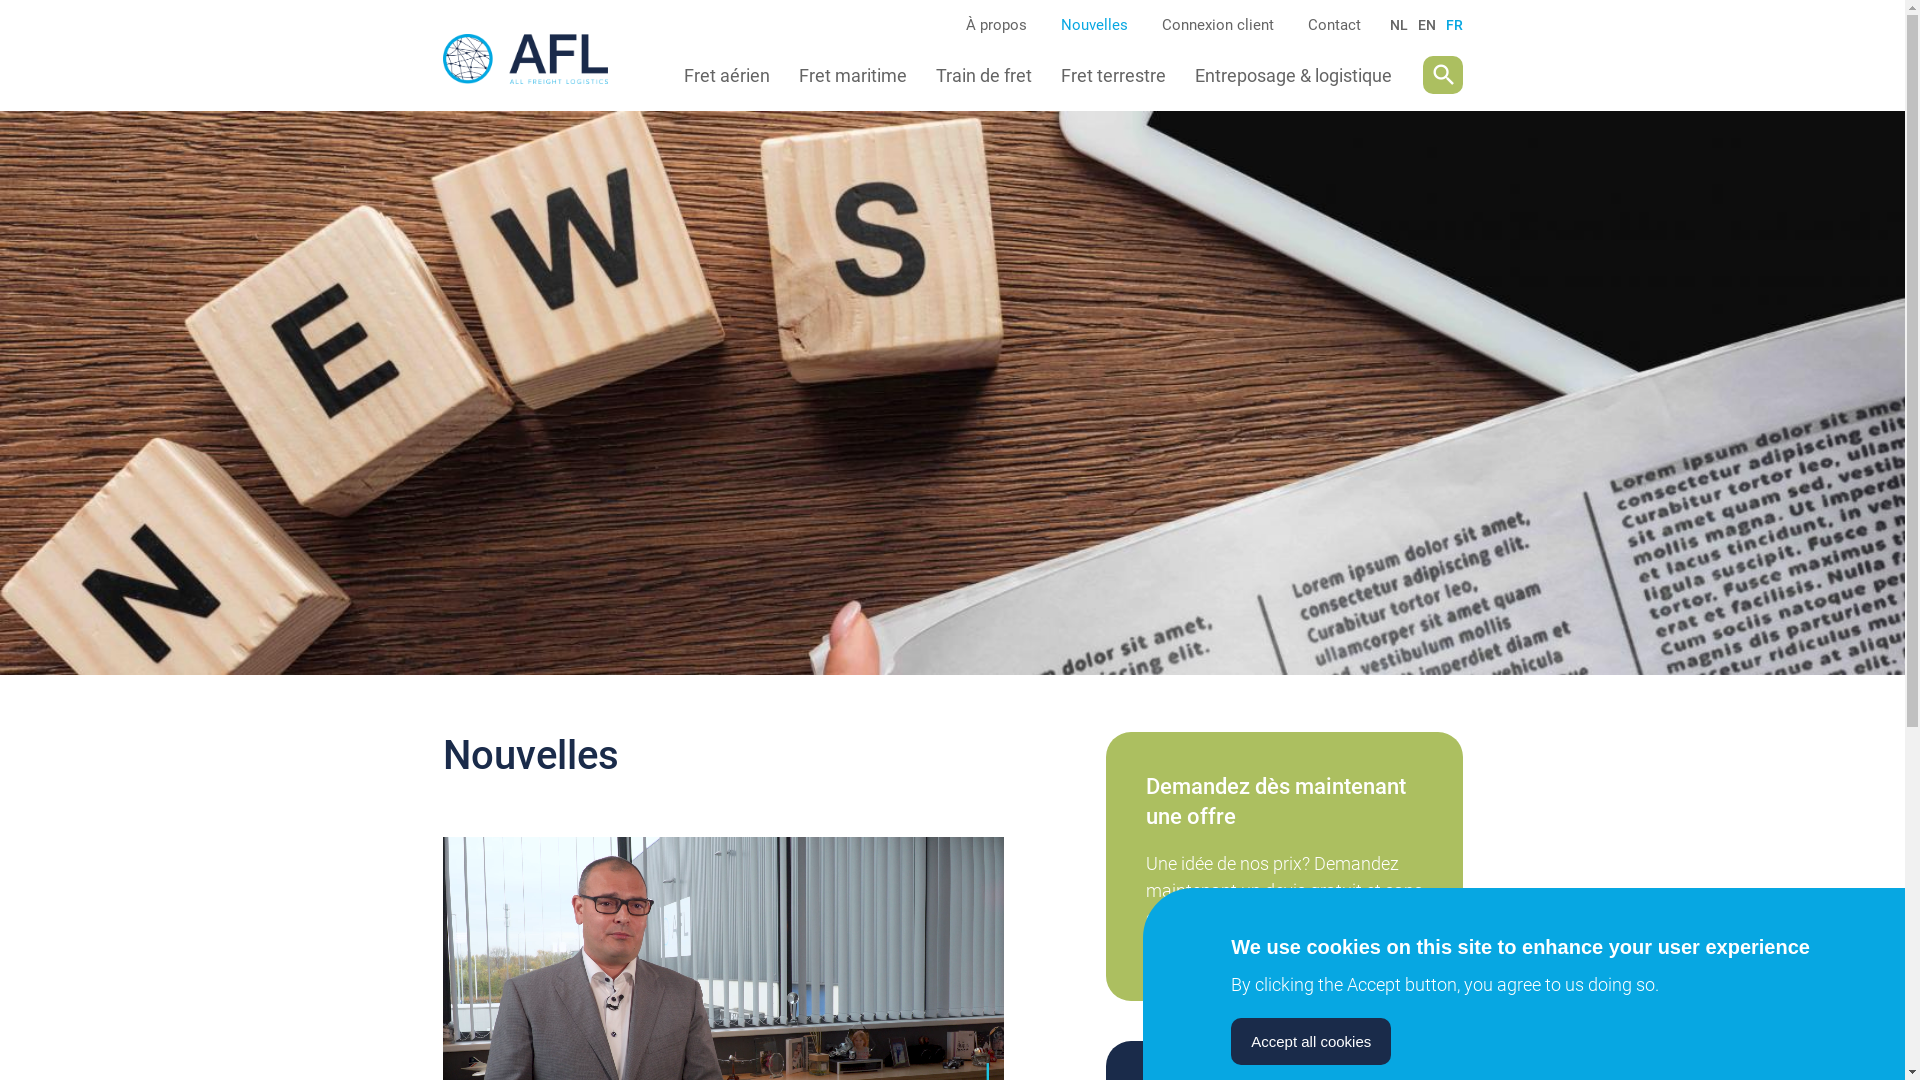 This screenshot has height=1080, width=1920. I want to click on 'Aller au contenu principal', so click(0, 0).